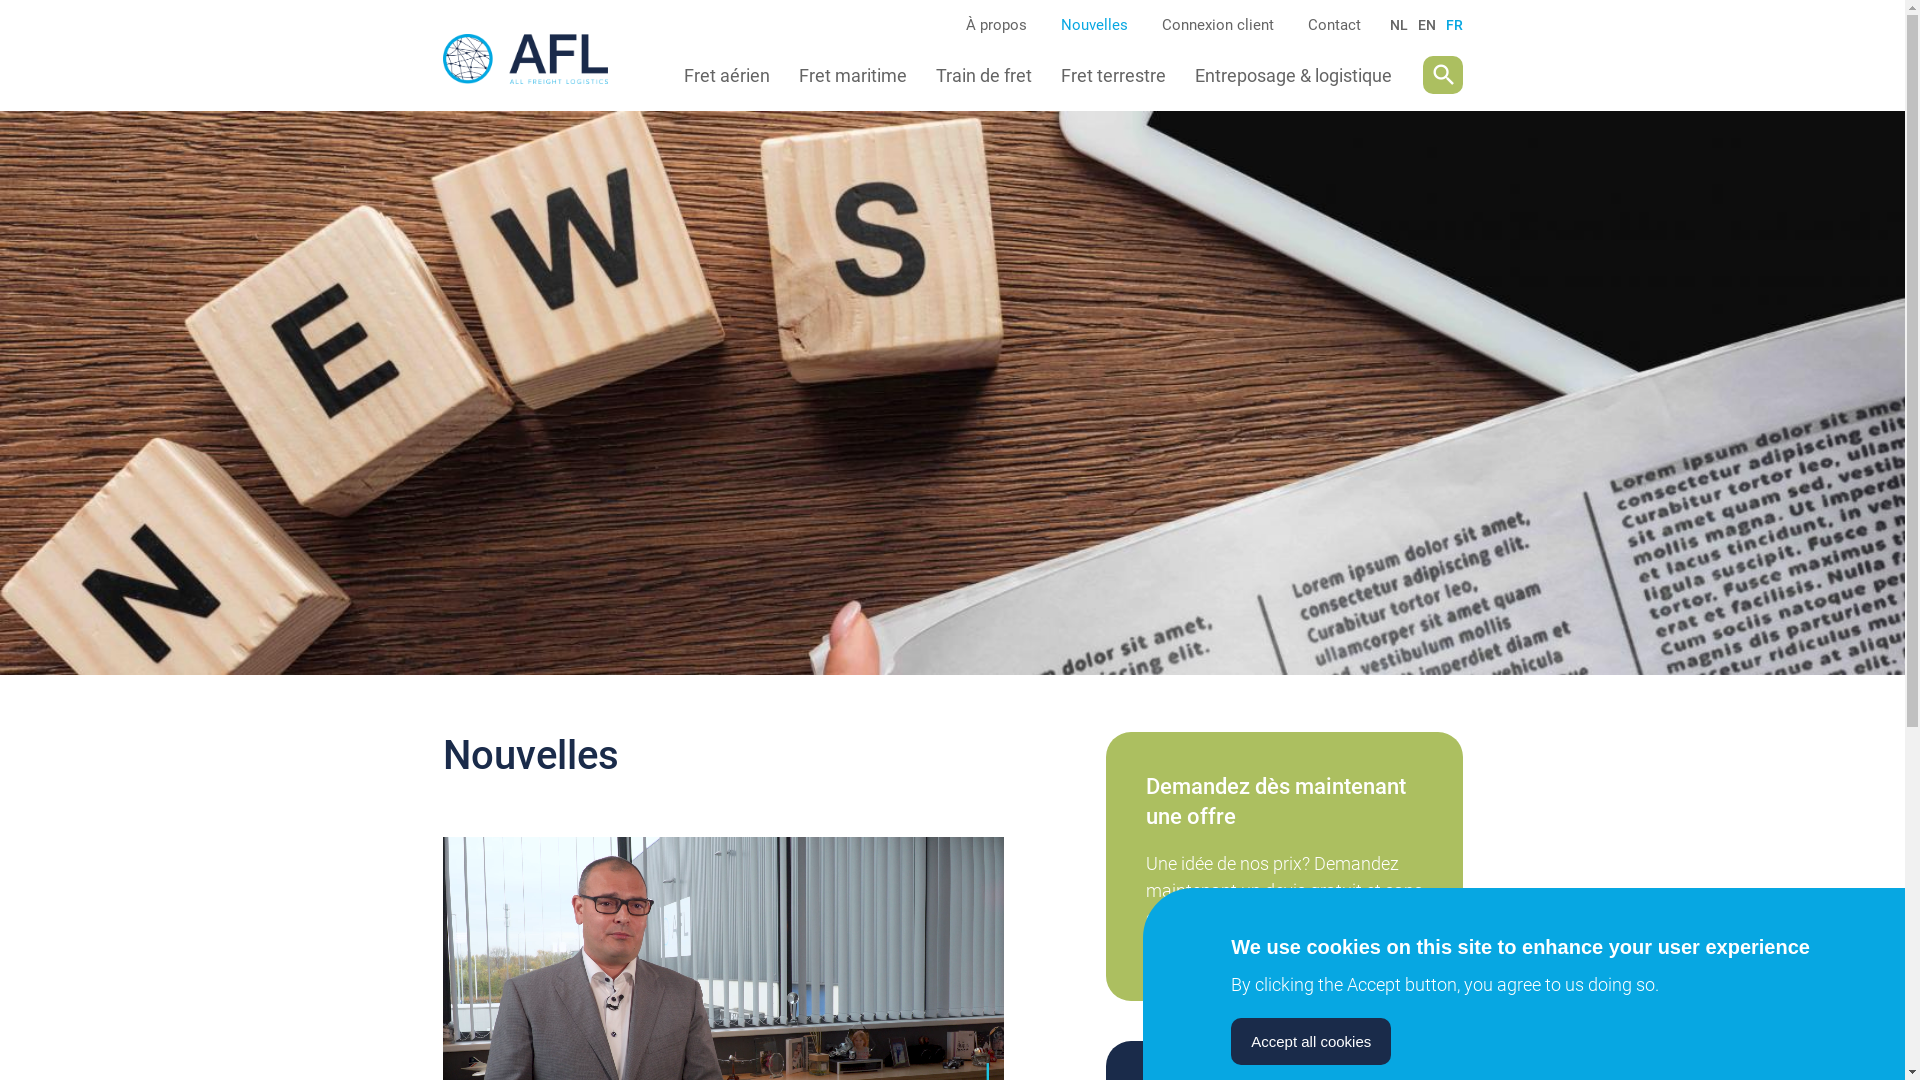 This screenshot has height=1080, width=1920. I want to click on 'Aller au contenu principal', so click(0, 0).